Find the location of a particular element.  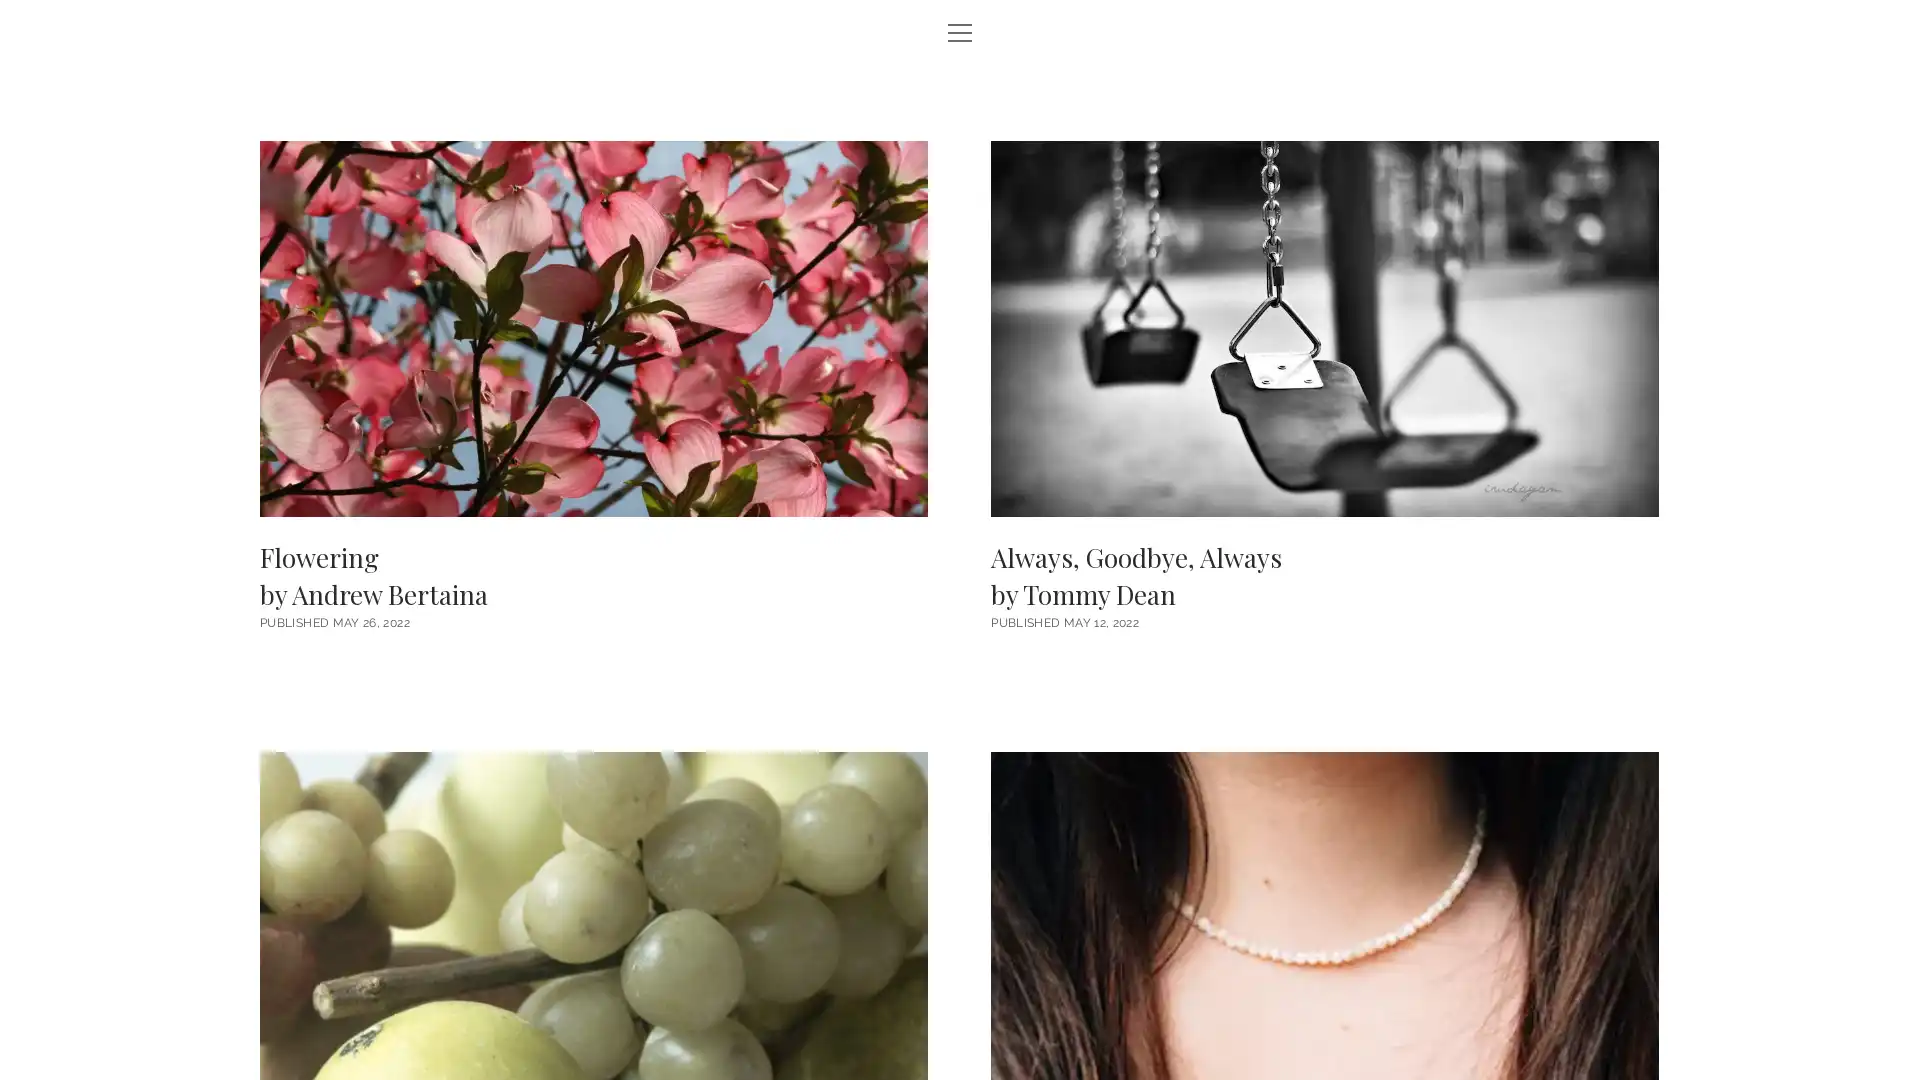

open menu is located at coordinates (960, 34).